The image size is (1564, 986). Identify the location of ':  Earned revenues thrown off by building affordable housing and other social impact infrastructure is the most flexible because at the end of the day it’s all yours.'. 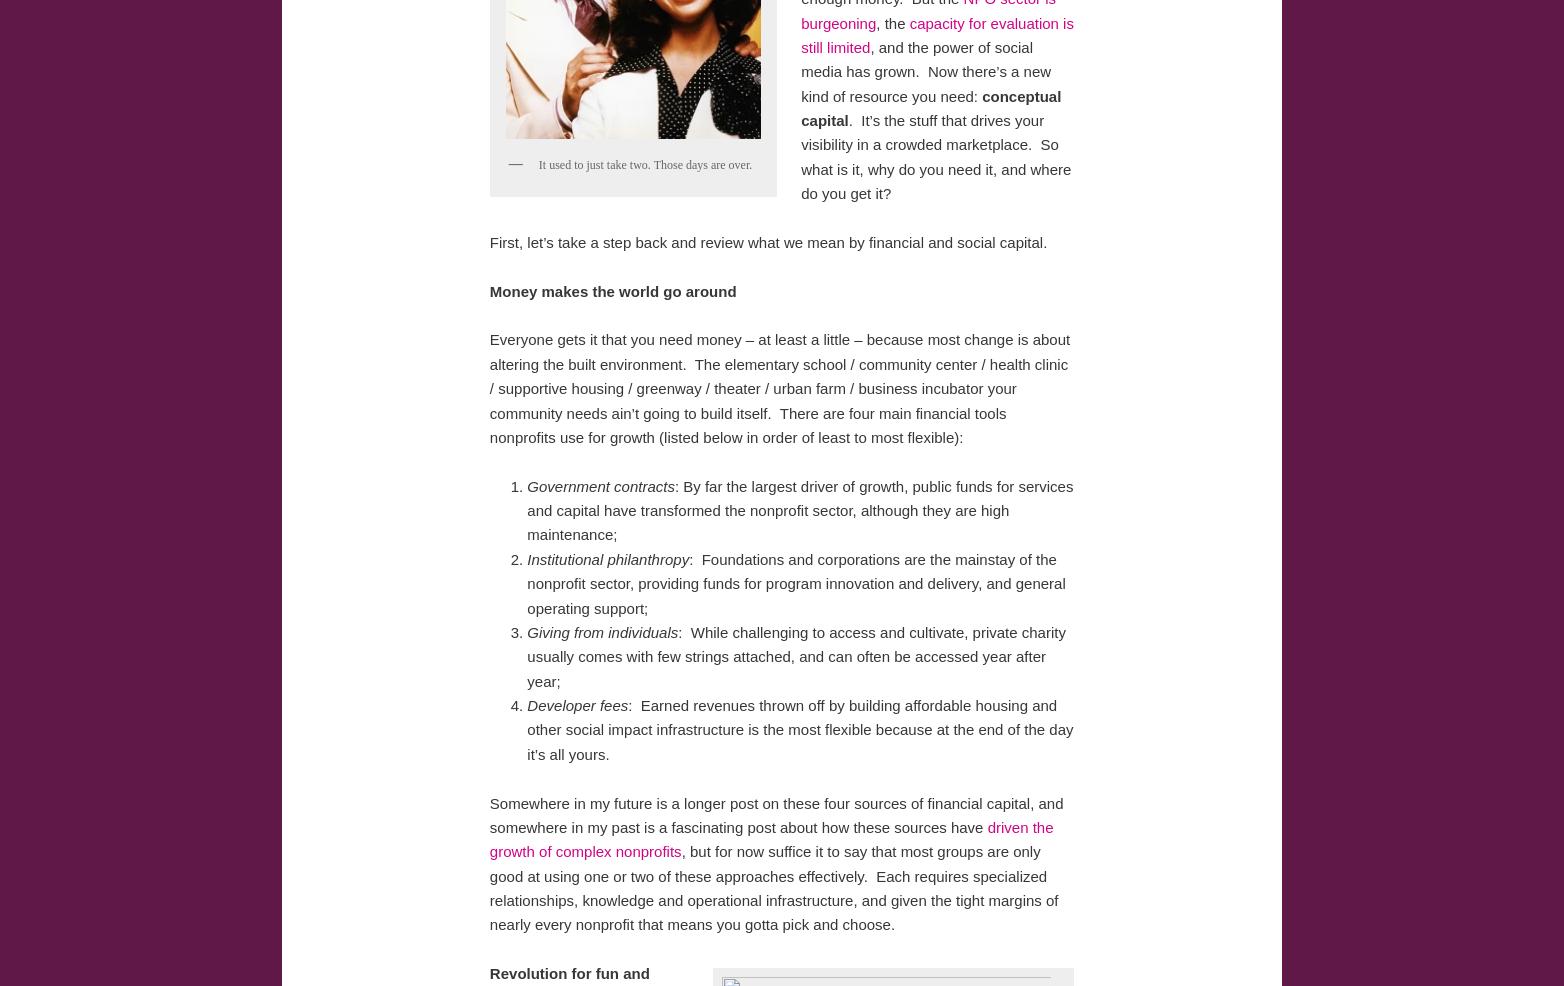
(799, 728).